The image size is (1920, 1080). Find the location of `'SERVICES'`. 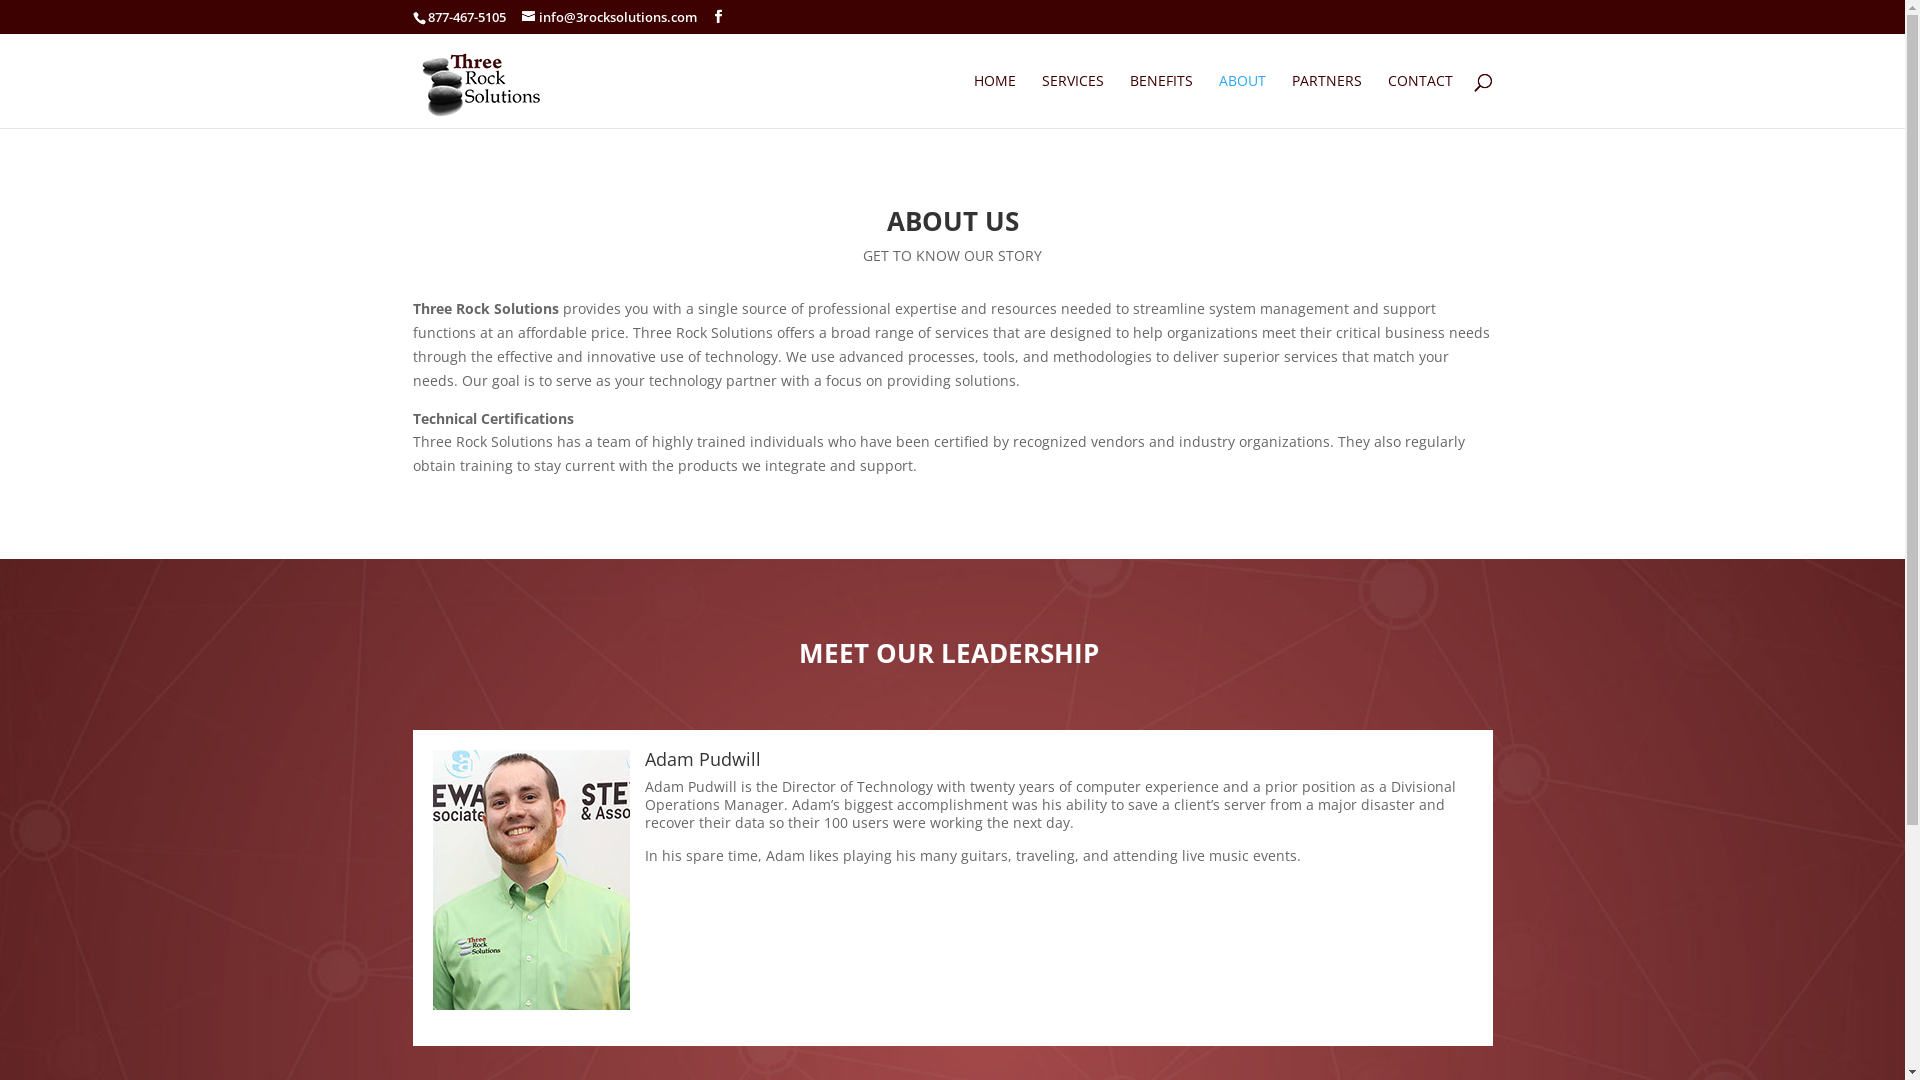

'SERVICES' is located at coordinates (1072, 100).